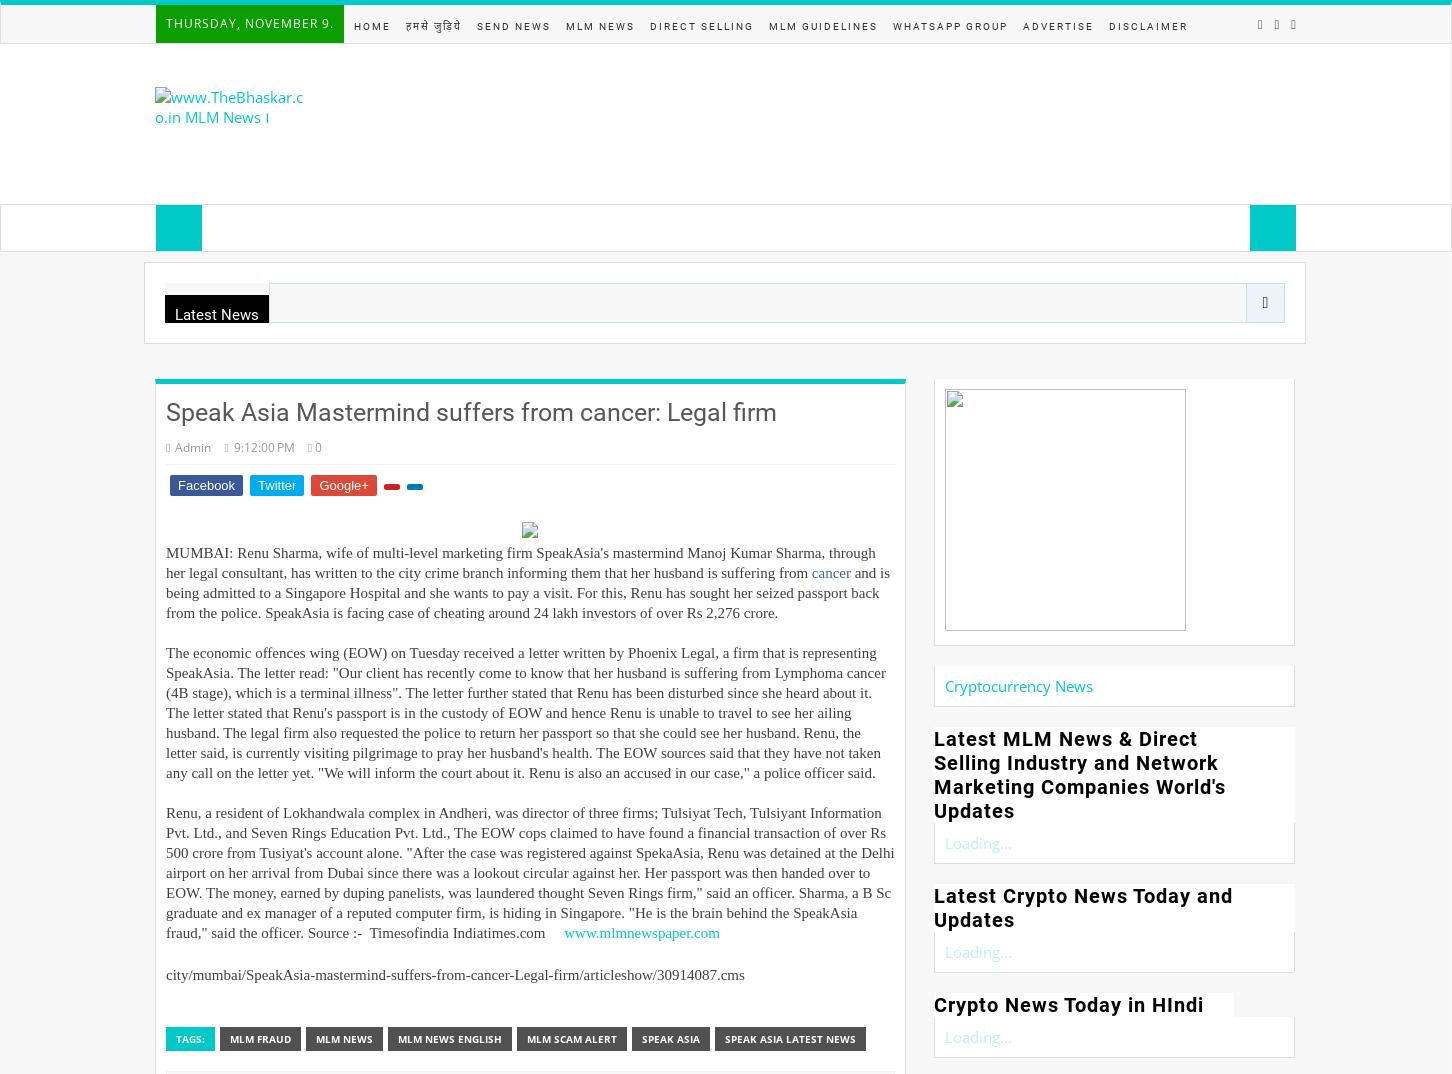 The height and width of the screenshot is (1074, 1452). What do you see at coordinates (189, 1038) in the screenshot?
I see `'Tags:'` at bounding box center [189, 1038].